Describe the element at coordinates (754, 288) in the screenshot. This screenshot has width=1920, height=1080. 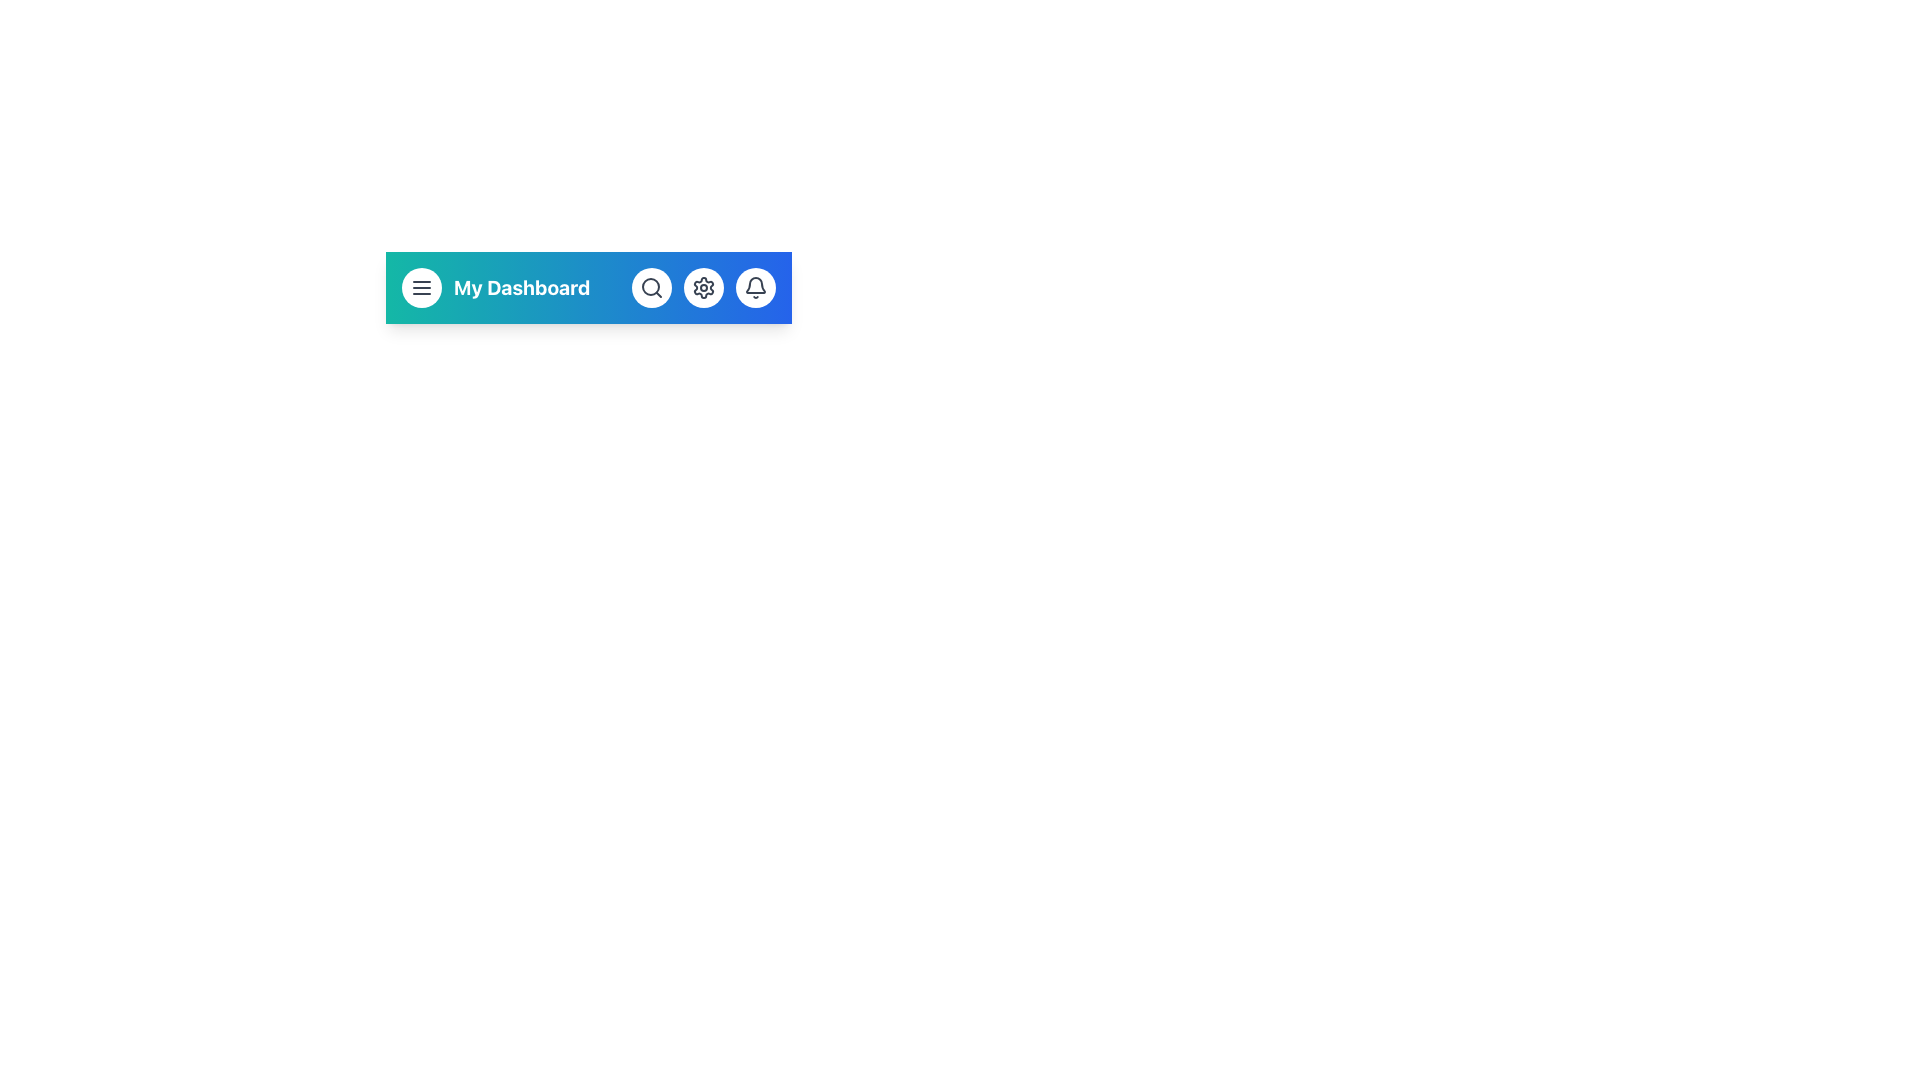
I see `the bell-shaped icon with rounded features that is styled in a simple minimalist outline, located in the upper-right section of the interface bar` at that location.